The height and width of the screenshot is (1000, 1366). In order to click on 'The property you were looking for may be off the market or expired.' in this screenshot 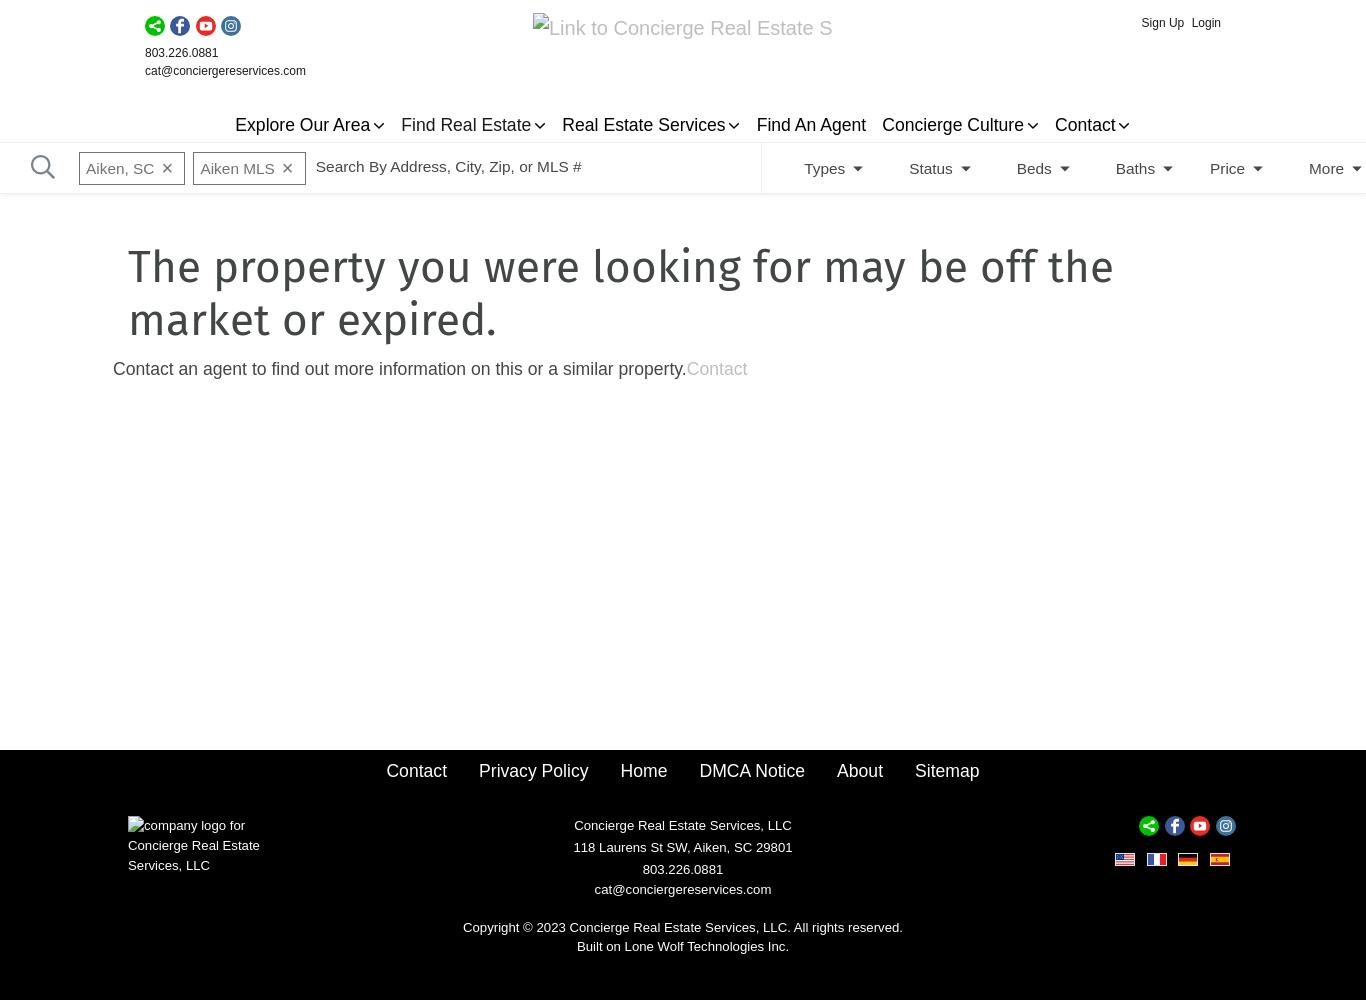, I will do `click(619, 294)`.